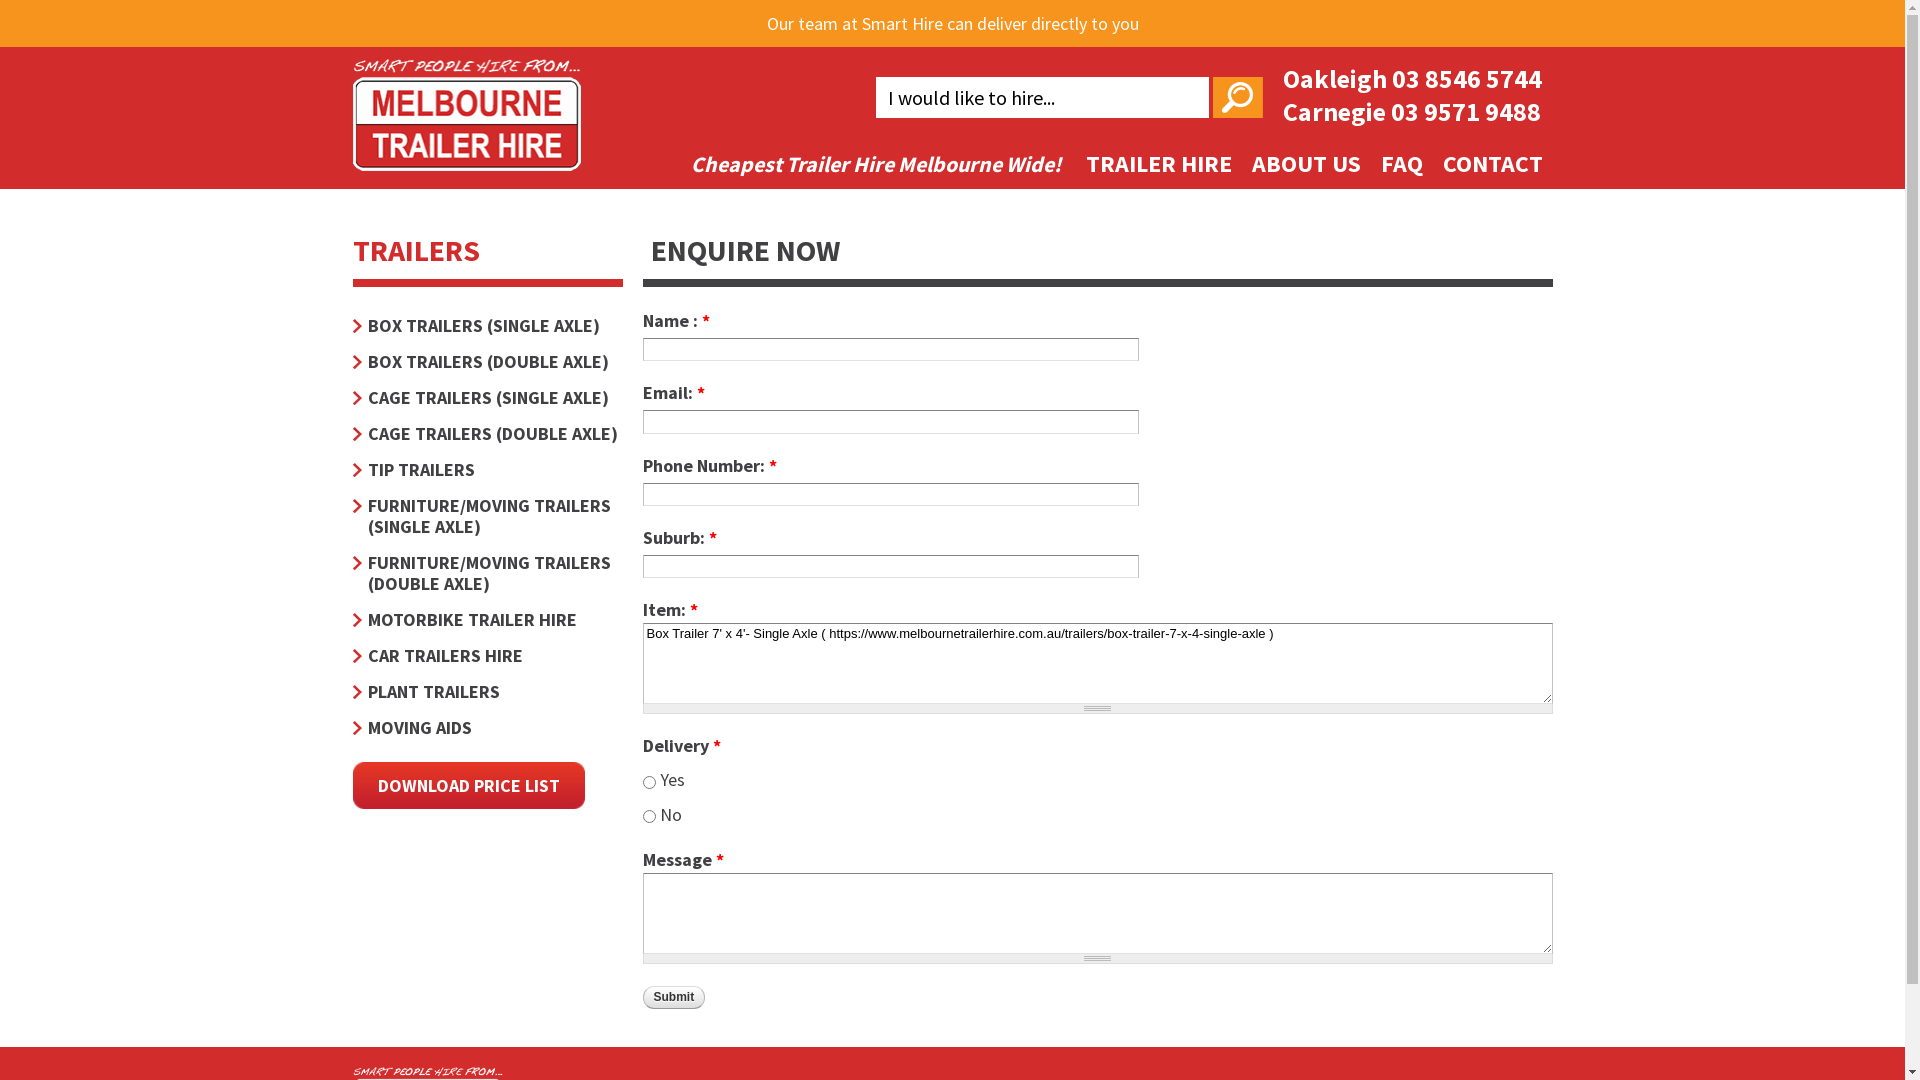  What do you see at coordinates (486, 573) in the screenshot?
I see `'FURNITURE/MOVING TRAILERS (DOUBLE AXLE)'` at bounding box center [486, 573].